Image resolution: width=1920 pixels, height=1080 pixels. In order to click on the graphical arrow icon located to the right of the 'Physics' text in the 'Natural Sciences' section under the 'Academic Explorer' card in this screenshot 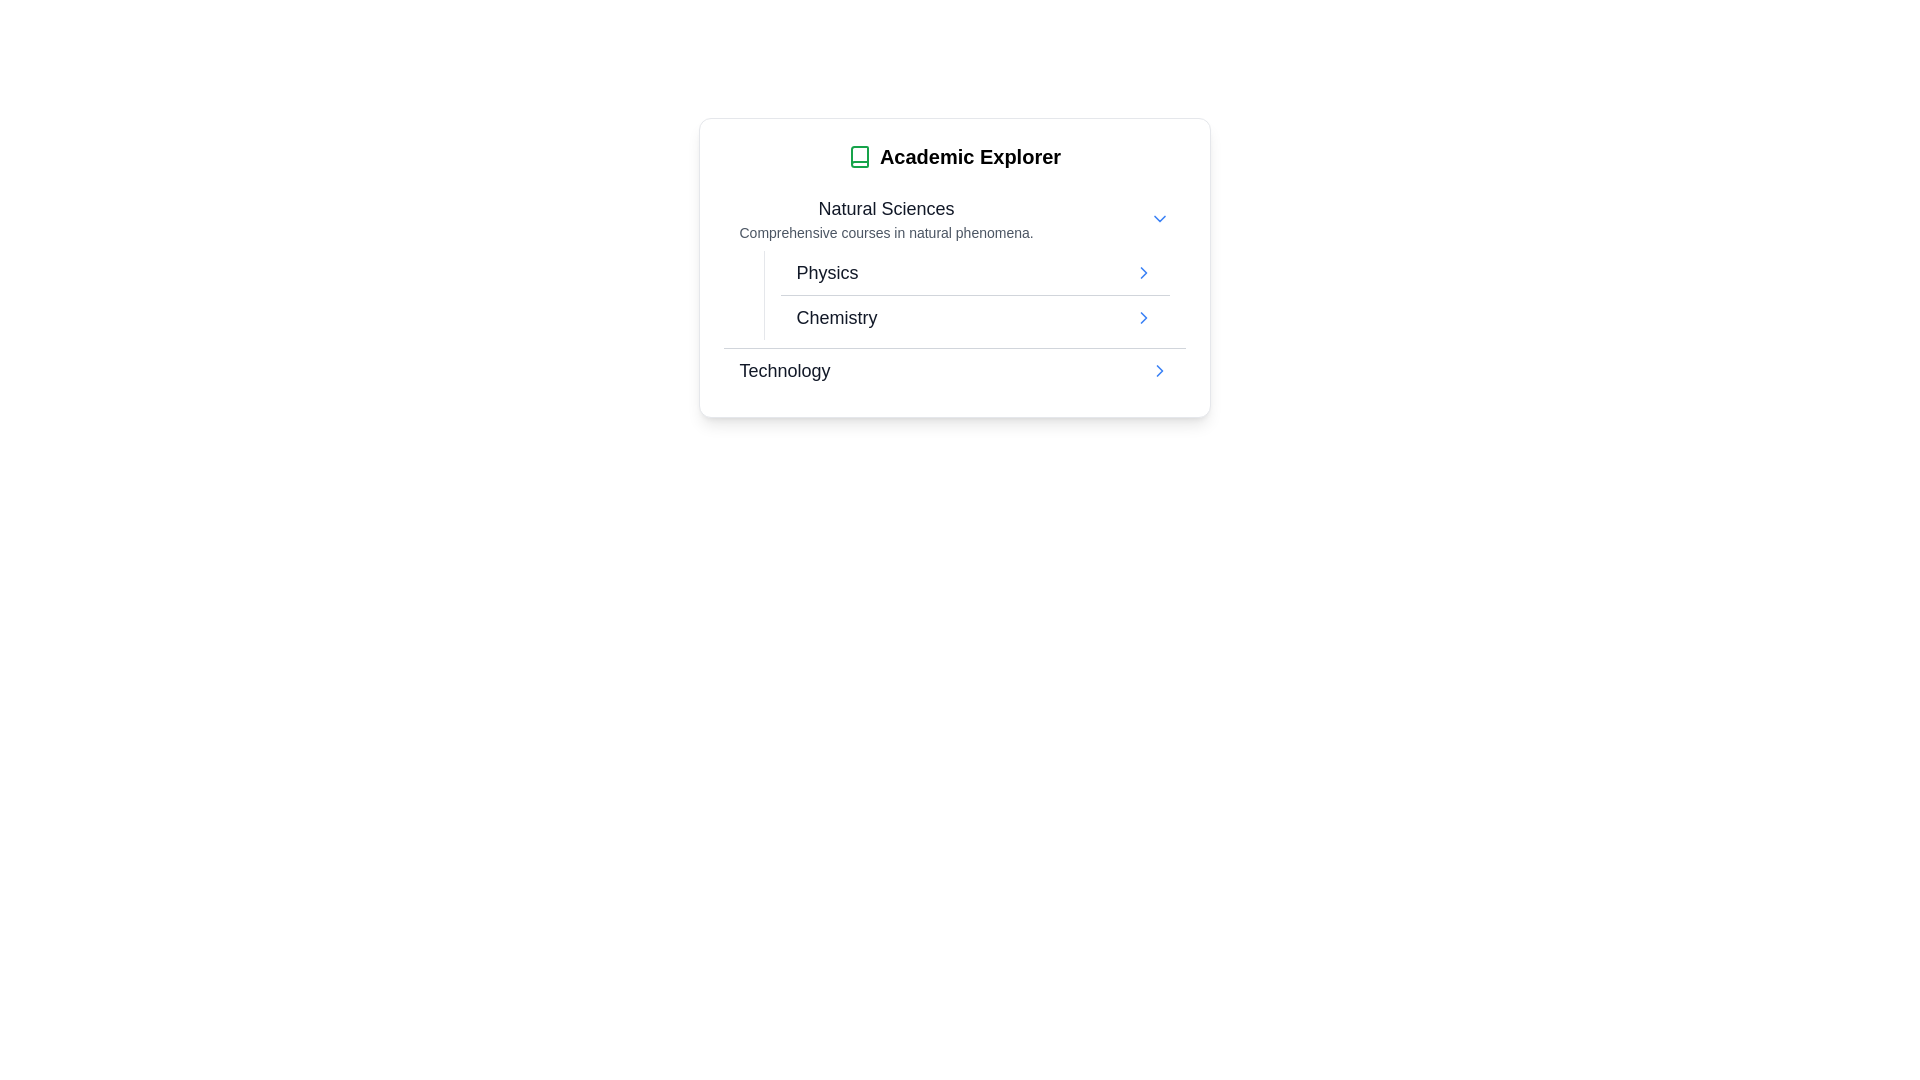, I will do `click(1143, 273)`.